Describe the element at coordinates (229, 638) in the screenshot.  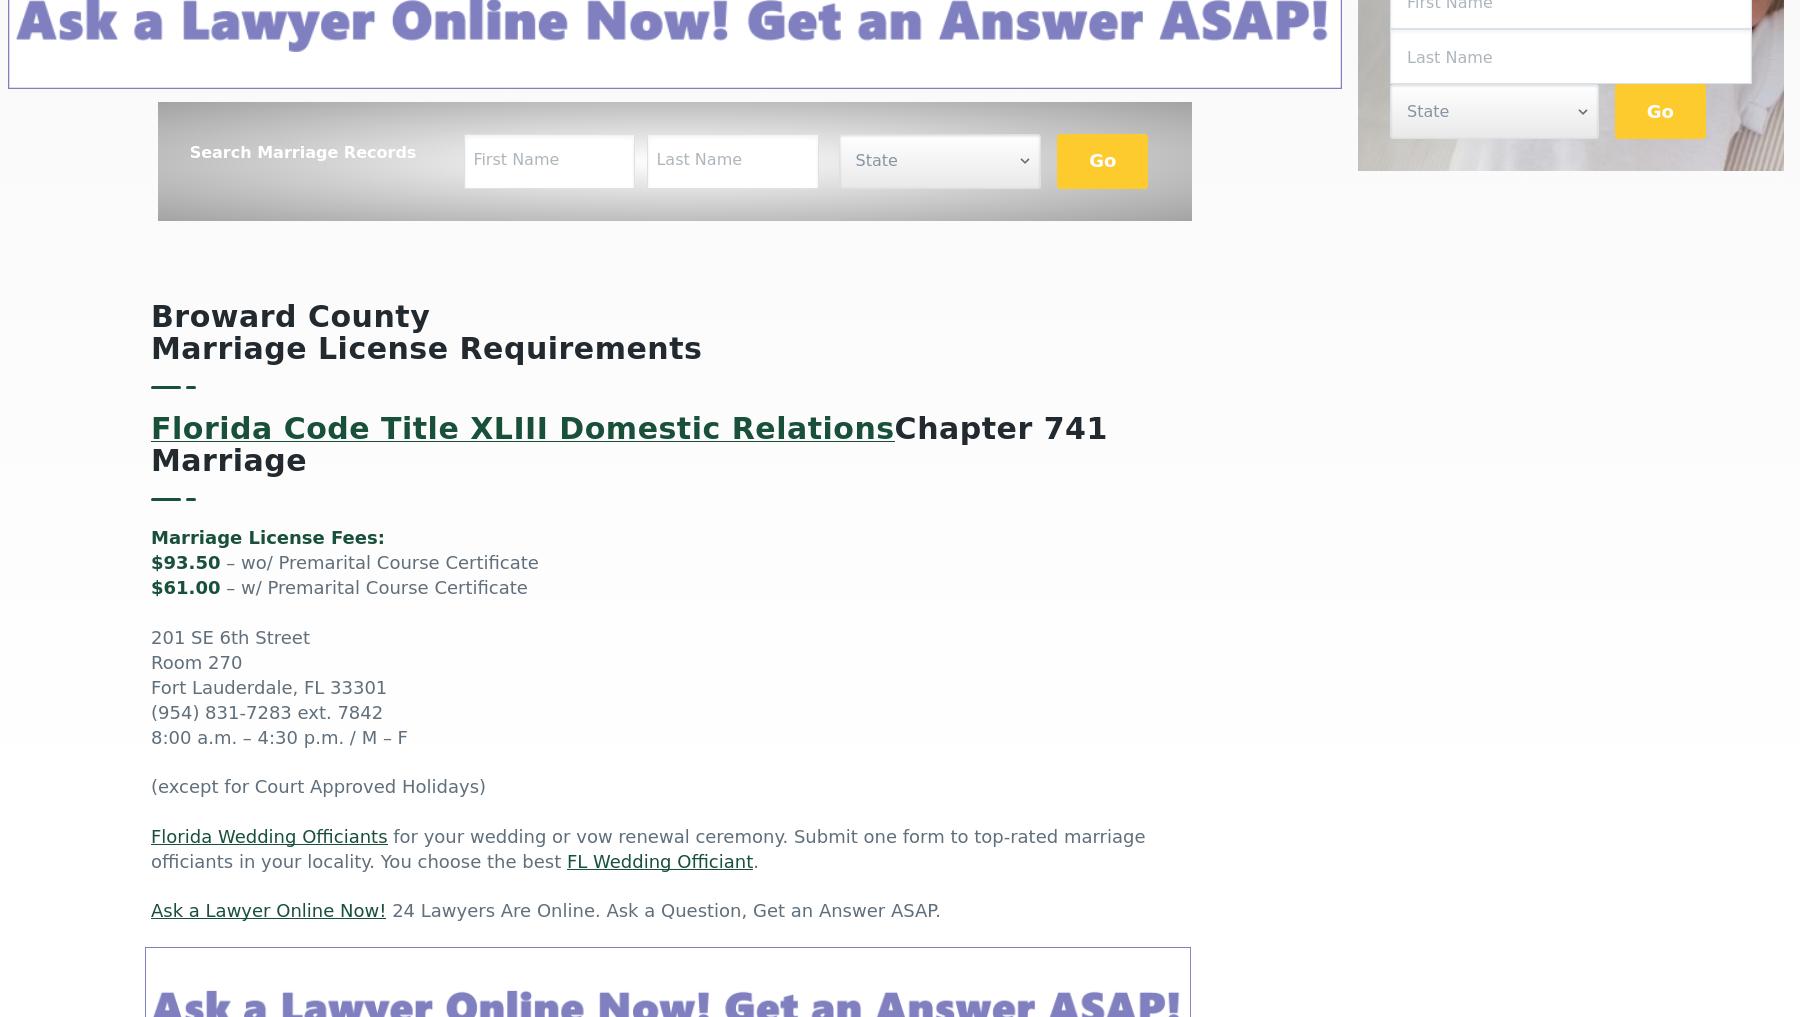
I see `'201 SE 6th Street'` at that location.